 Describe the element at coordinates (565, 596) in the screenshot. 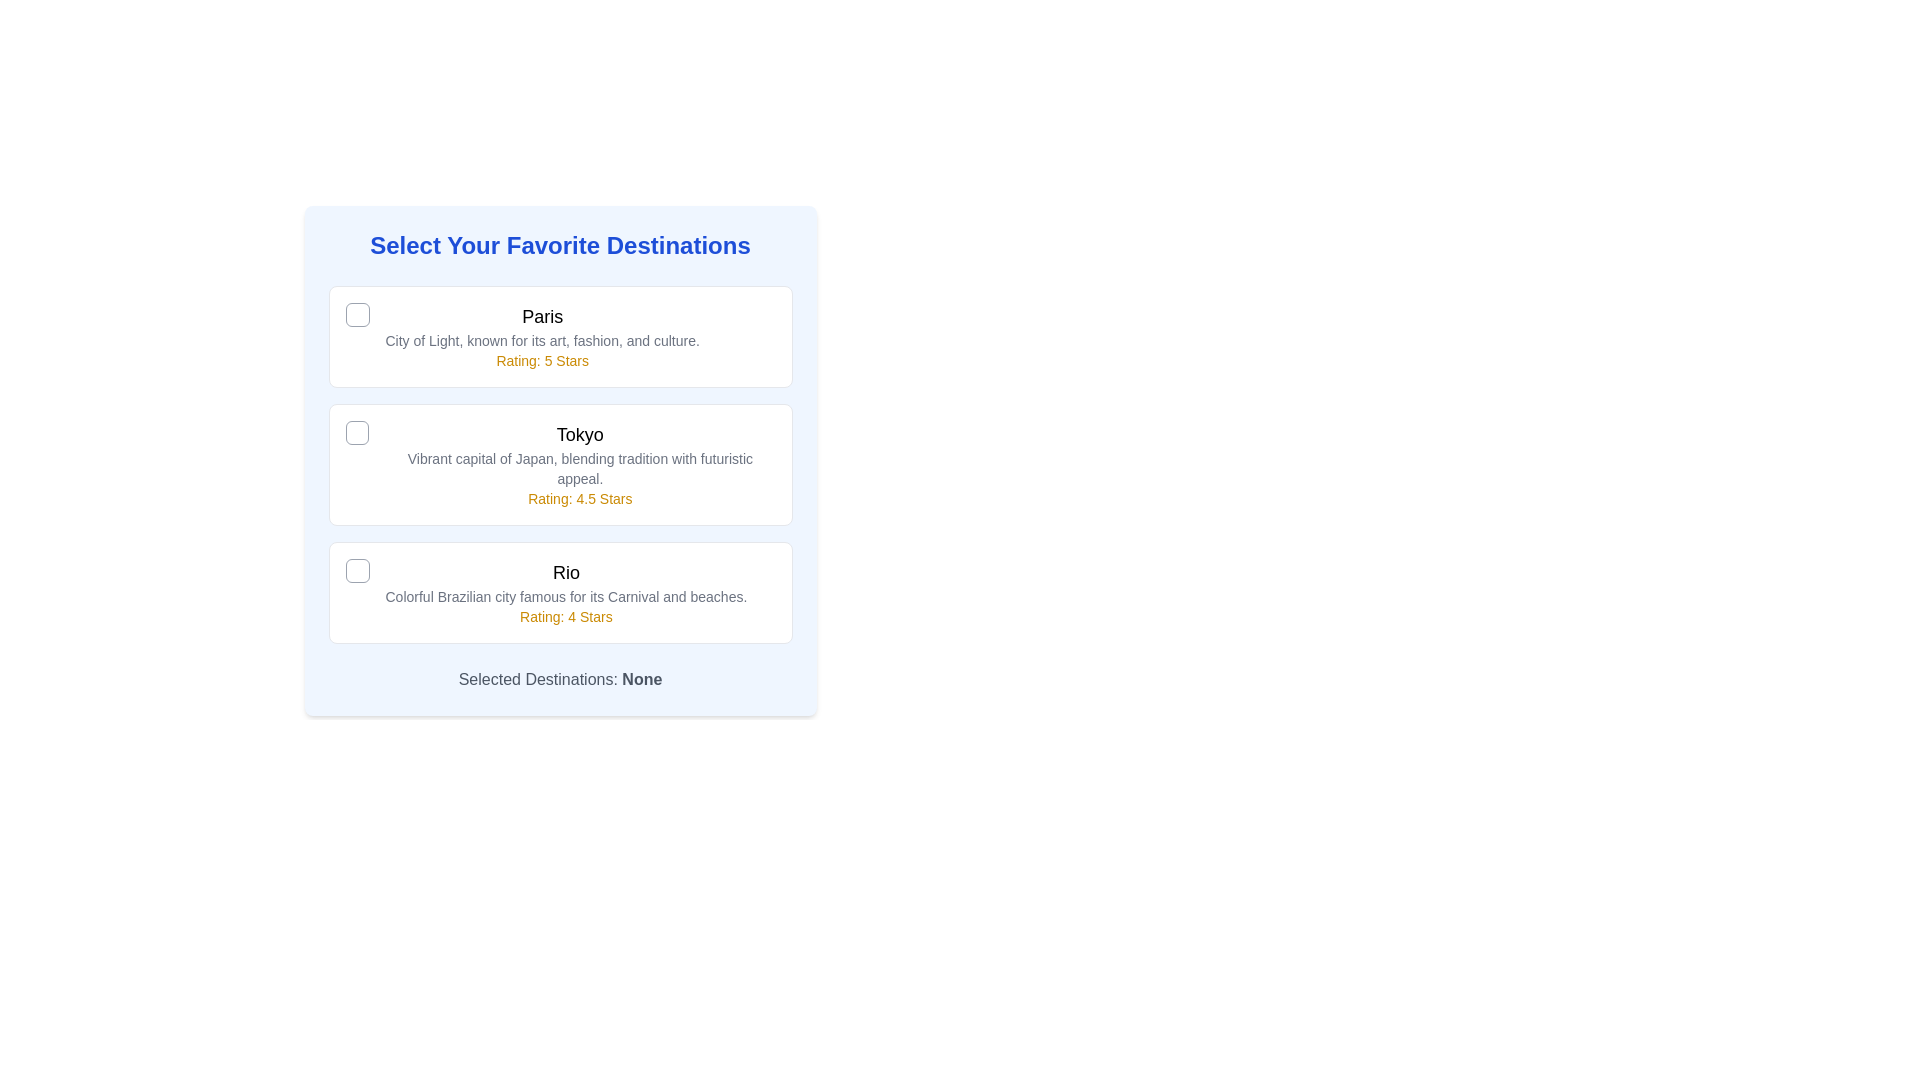

I see `the static text block that provides additional descriptive information about 'Rio', which is positioned between the 'Rio' label and the 'Rating: 4 Stars' text` at that location.